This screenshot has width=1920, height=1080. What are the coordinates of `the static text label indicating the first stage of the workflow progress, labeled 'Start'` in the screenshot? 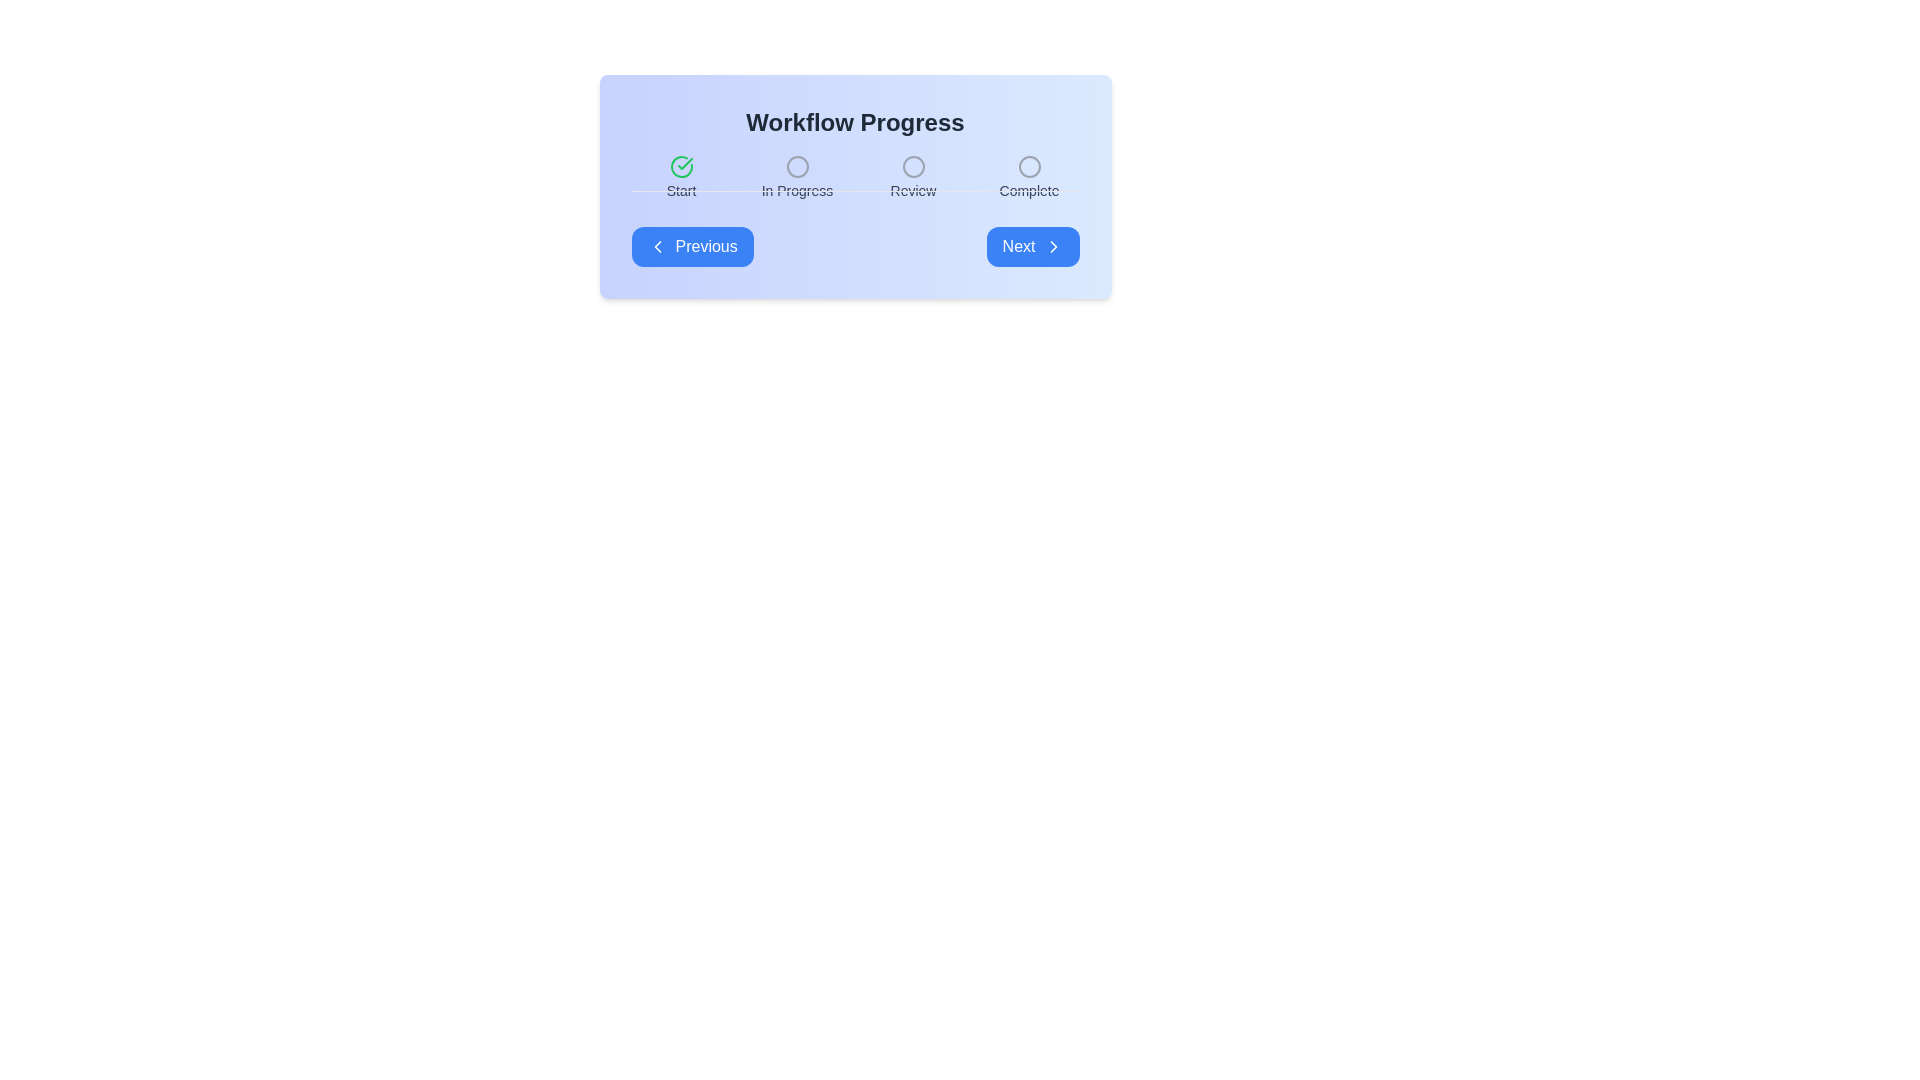 It's located at (681, 191).